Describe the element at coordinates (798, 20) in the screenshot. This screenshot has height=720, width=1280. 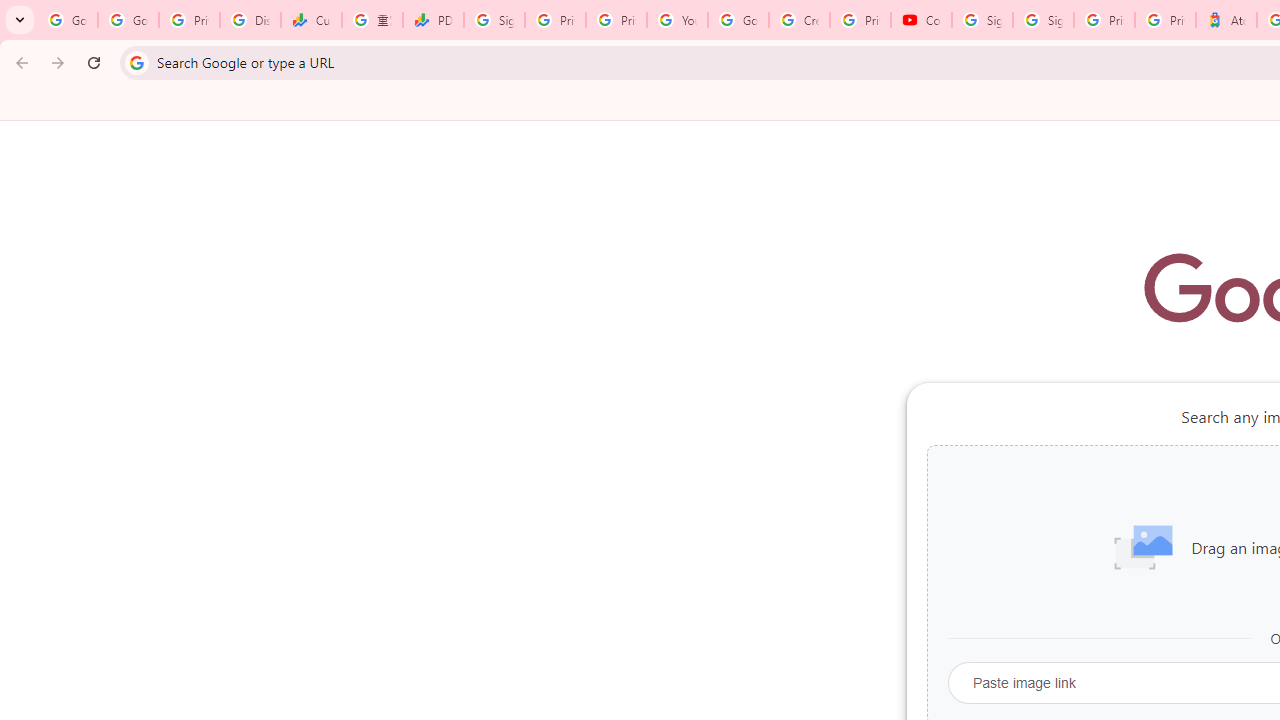
I see `'Create your Google Account'` at that location.